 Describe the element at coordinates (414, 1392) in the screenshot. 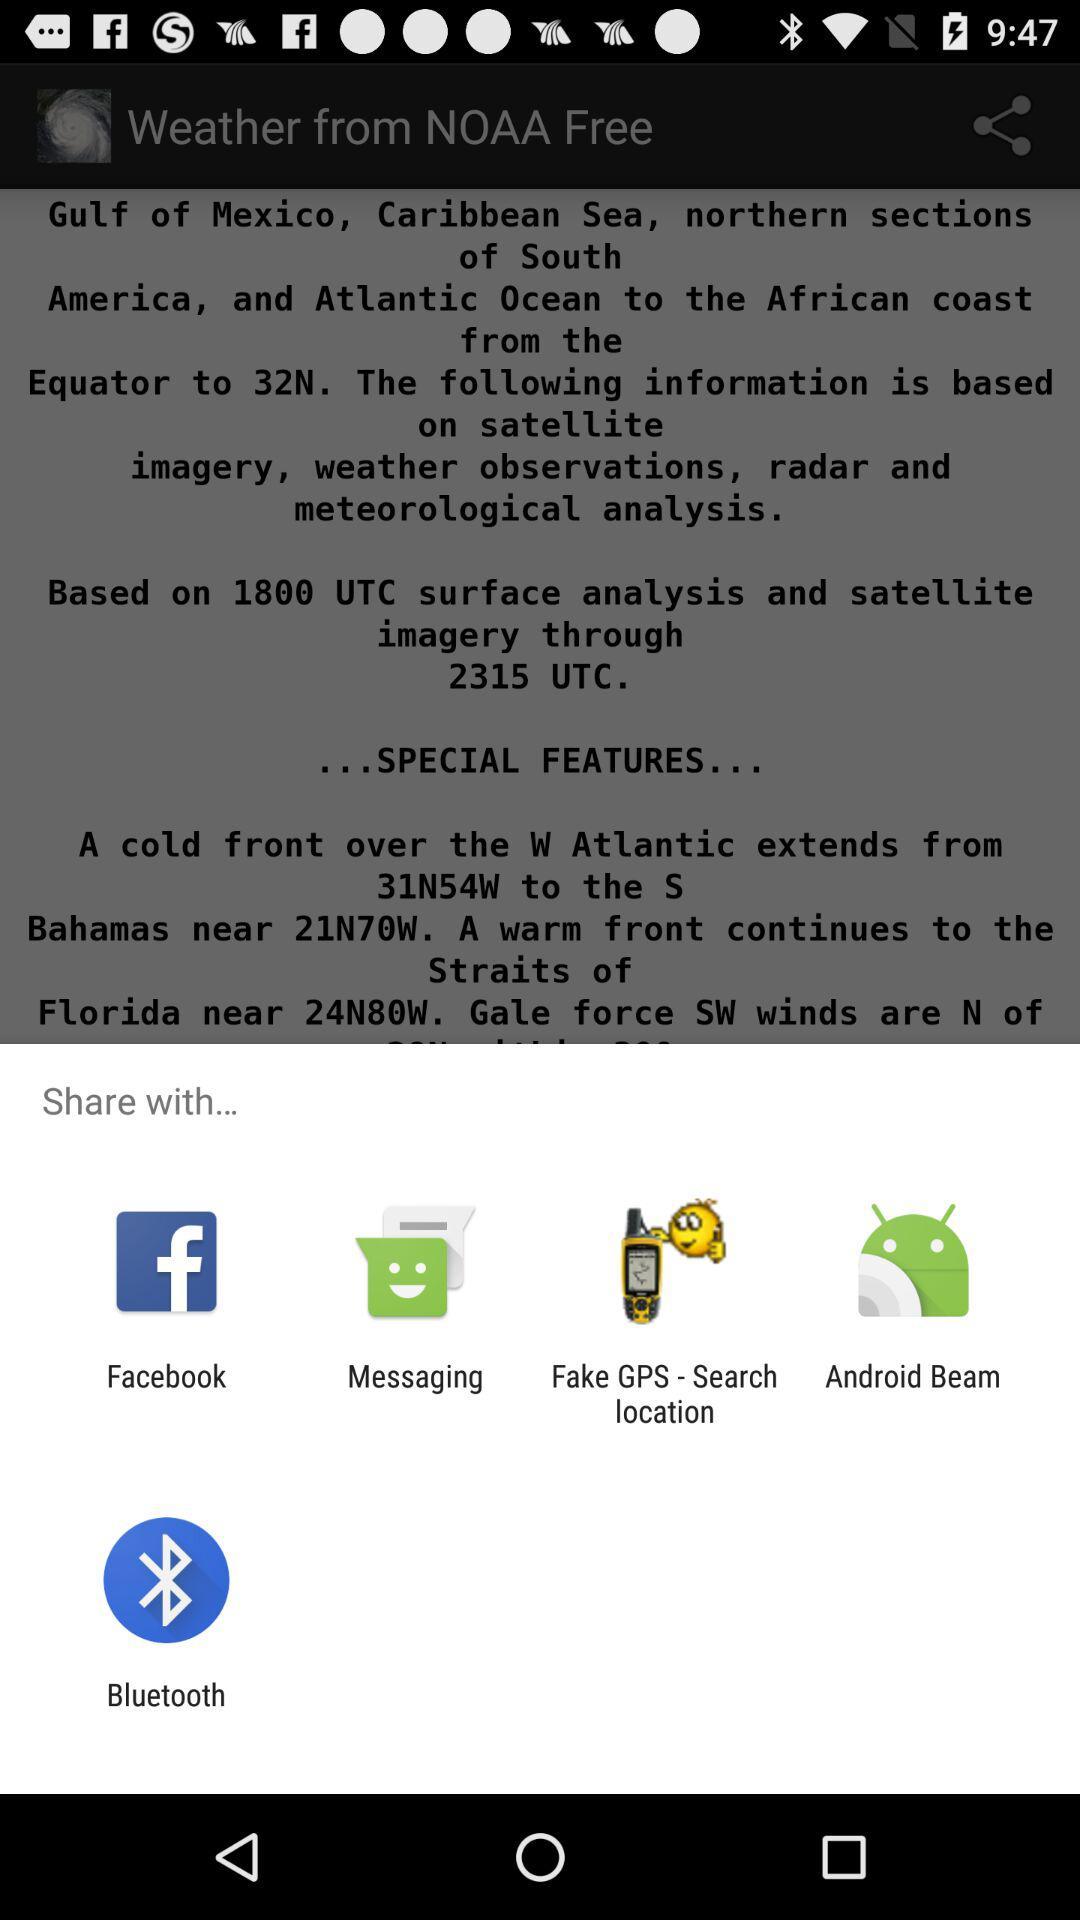

I see `the messaging` at that location.